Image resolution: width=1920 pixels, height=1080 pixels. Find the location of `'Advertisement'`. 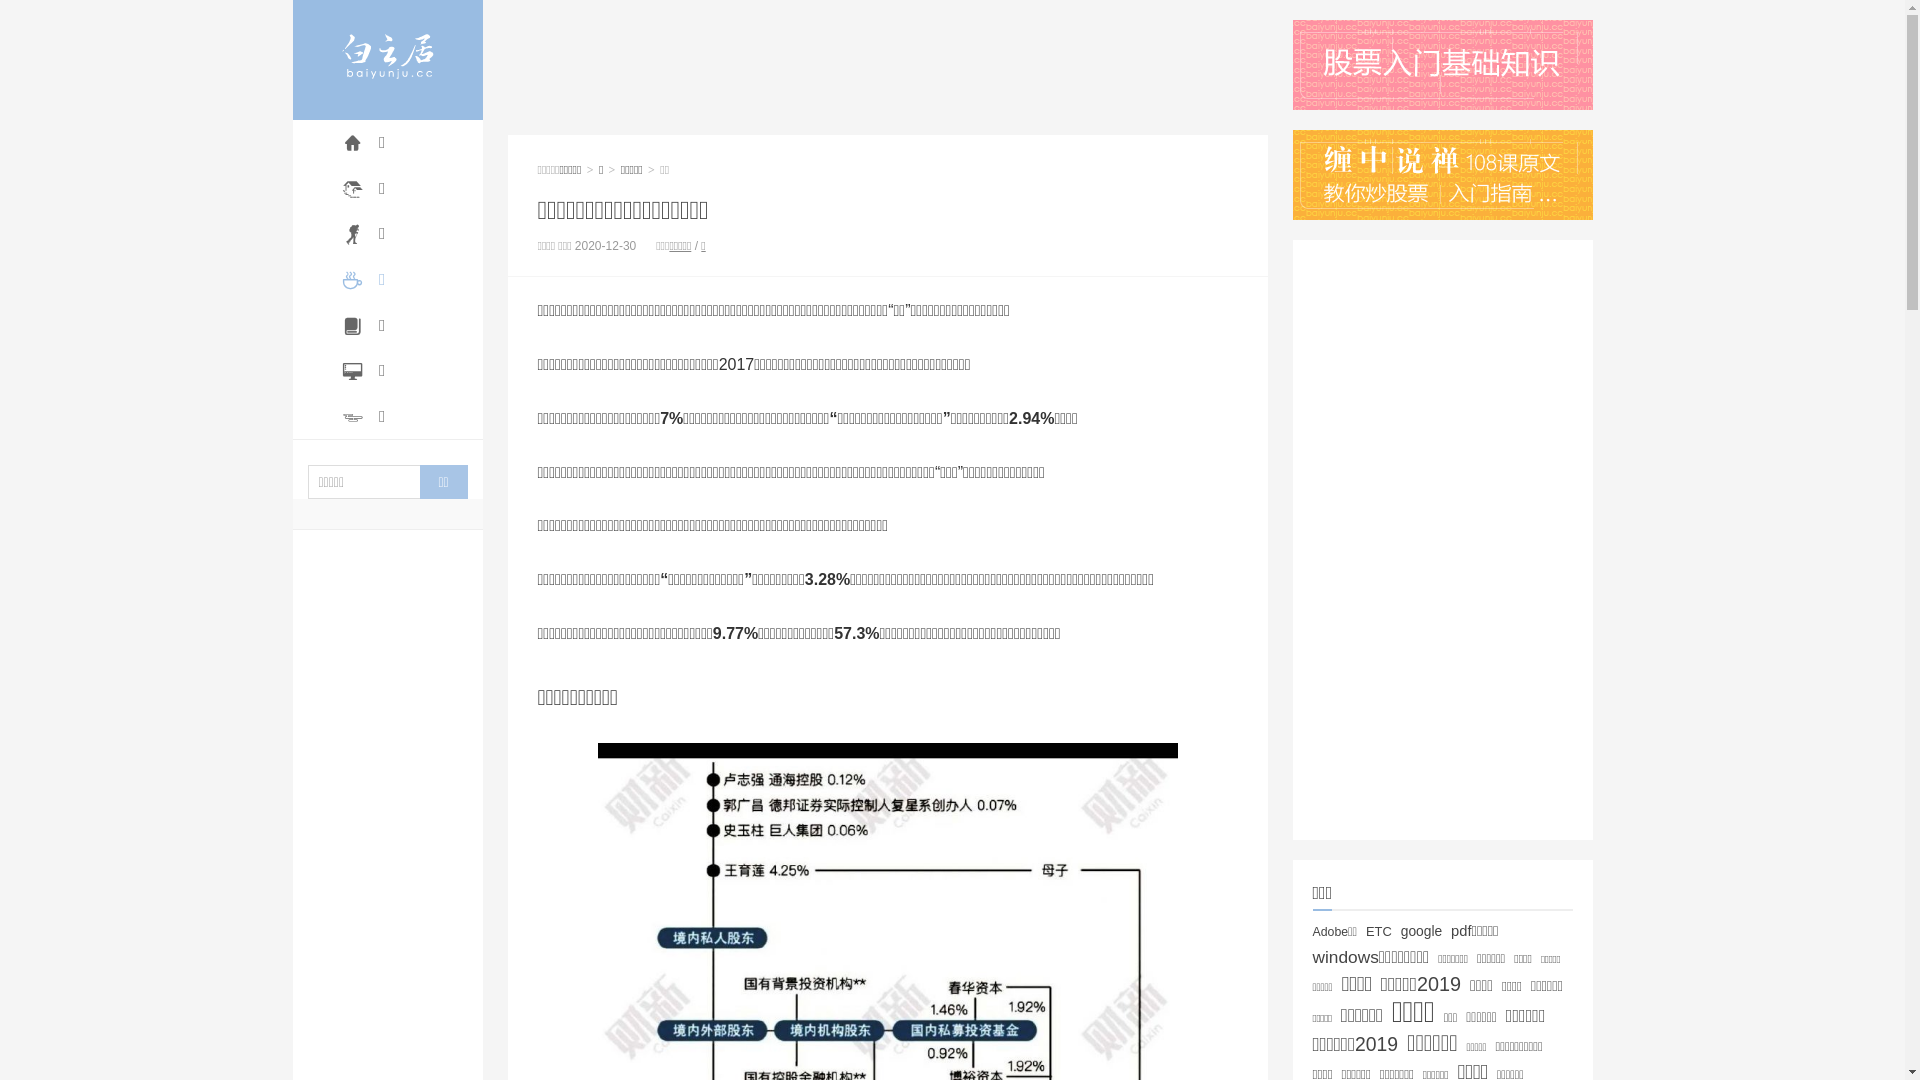

'Advertisement' is located at coordinates (1291, 540).